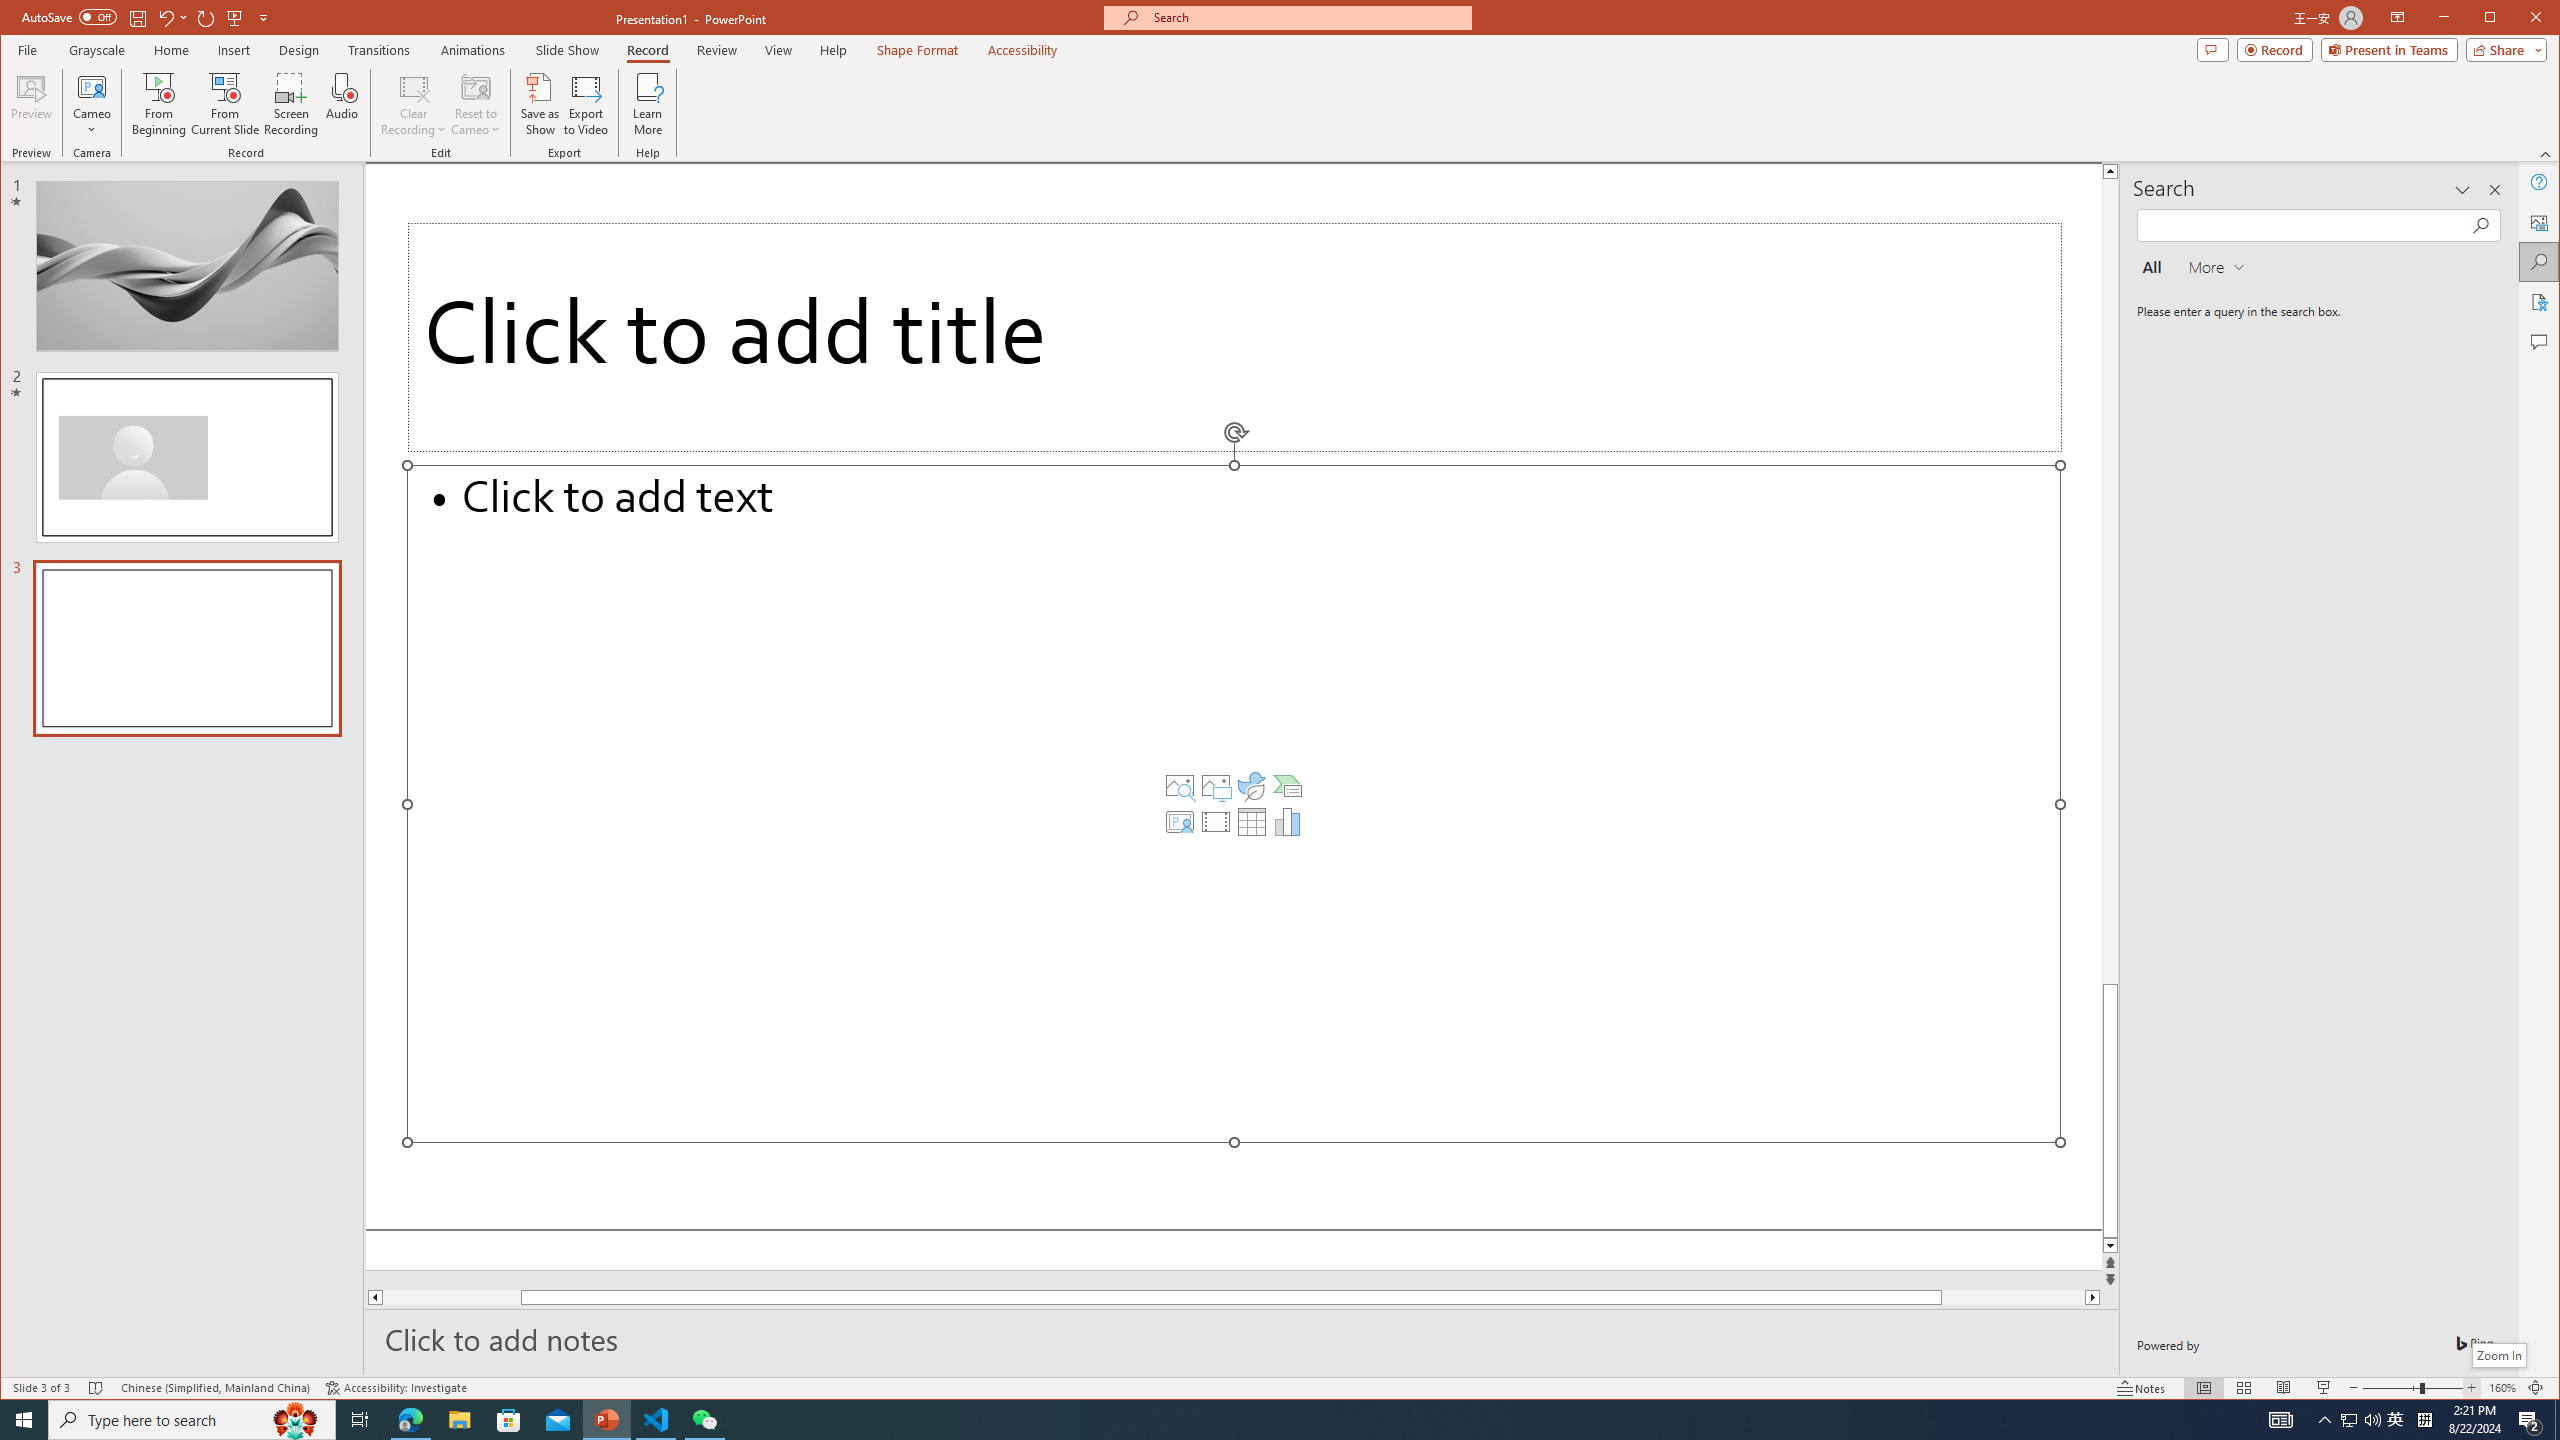 This screenshot has width=2560, height=1440. Describe the element at coordinates (2502, 49) in the screenshot. I see `'Share'` at that location.